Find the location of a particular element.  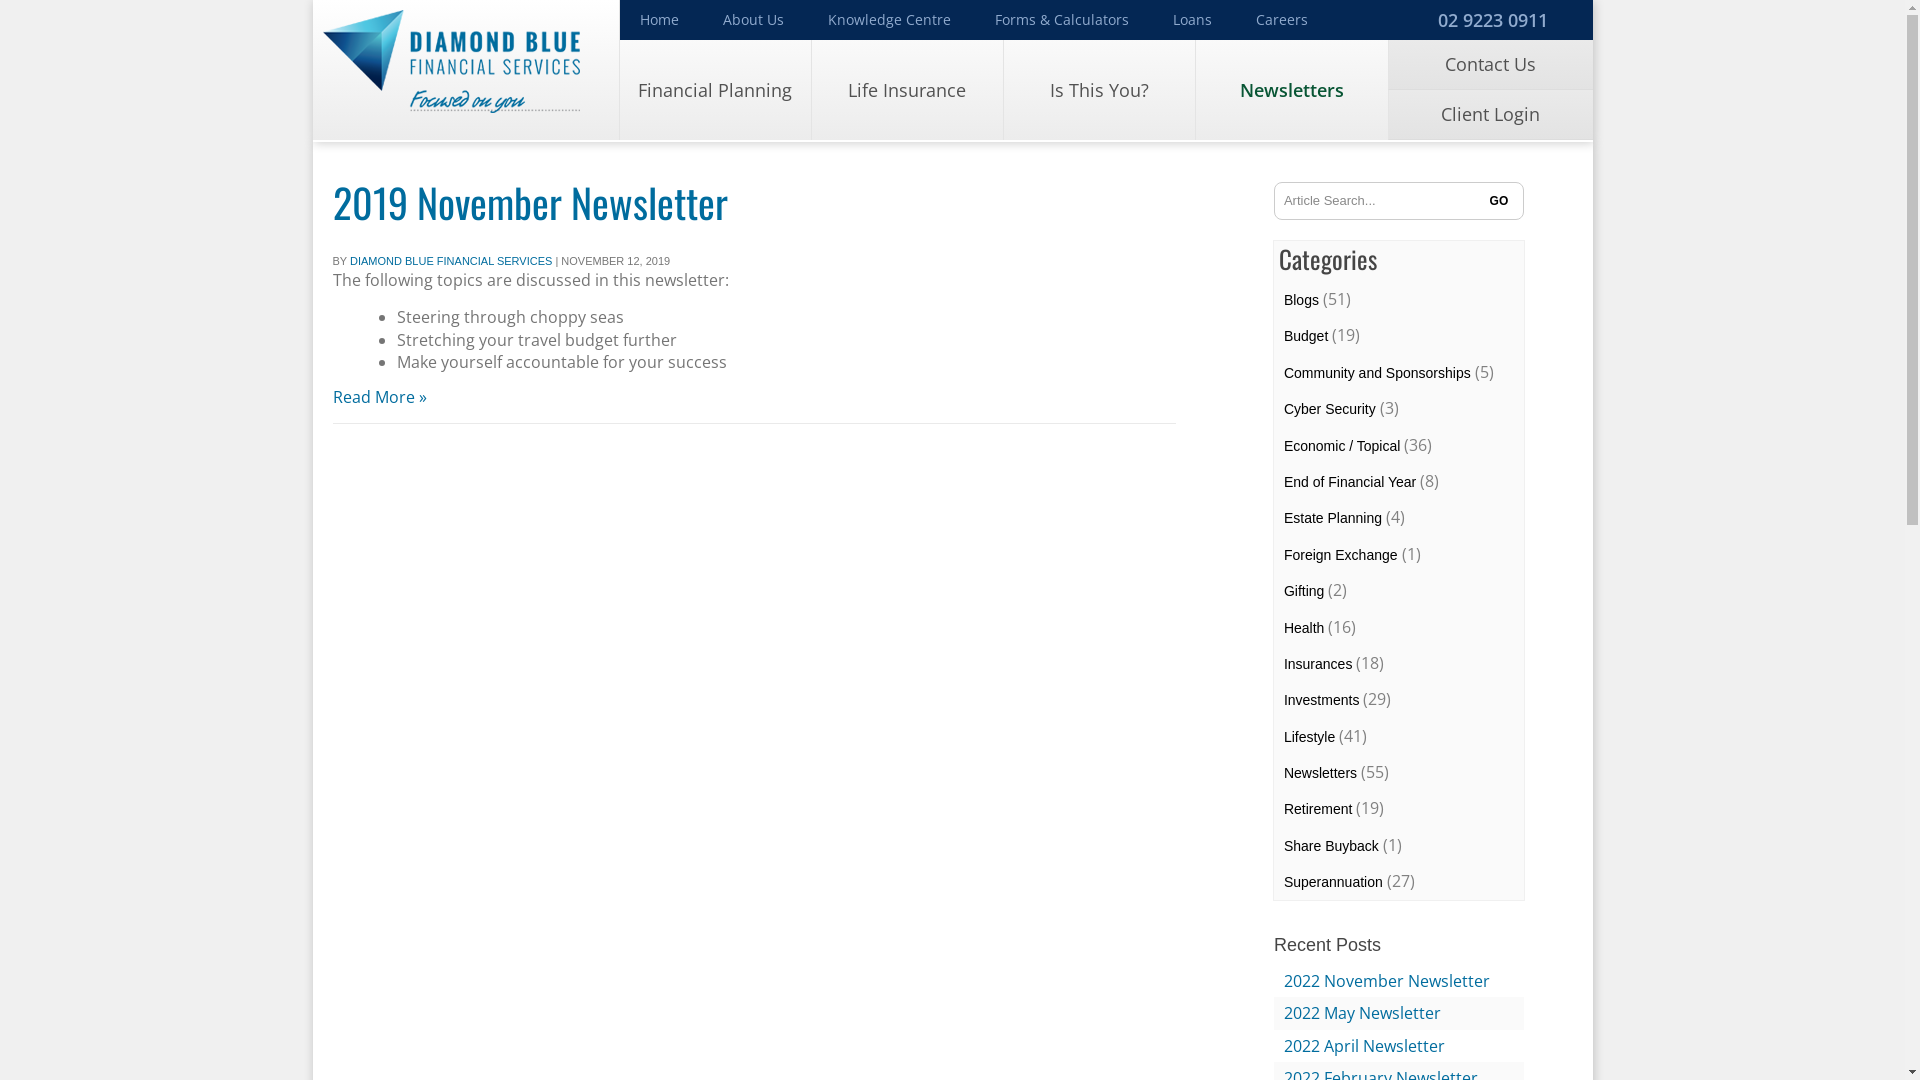

'Blogs' is located at coordinates (1301, 300).